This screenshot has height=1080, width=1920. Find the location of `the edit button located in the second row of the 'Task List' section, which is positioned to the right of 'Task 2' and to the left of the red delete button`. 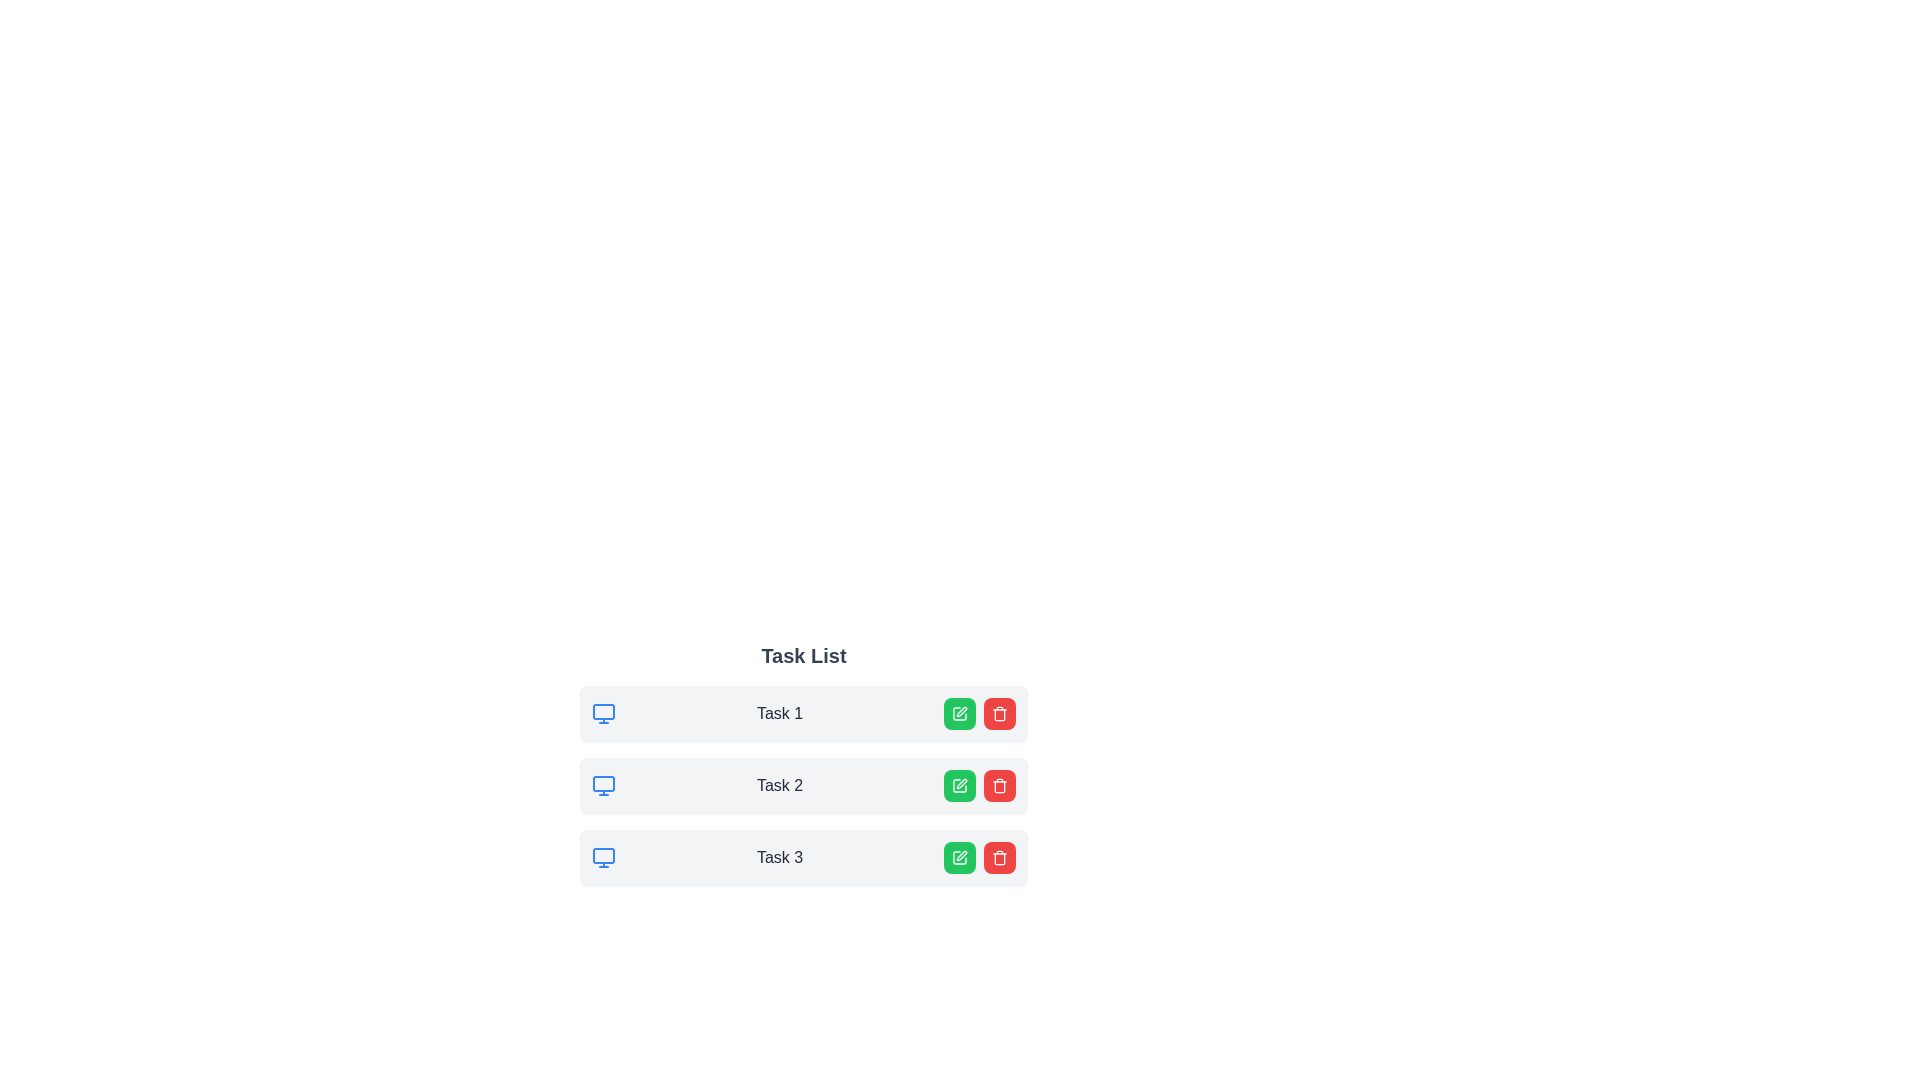

the edit button located in the second row of the 'Task List' section, which is positioned to the right of 'Task 2' and to the left of the red delete button is located at coordinates (960, 785).